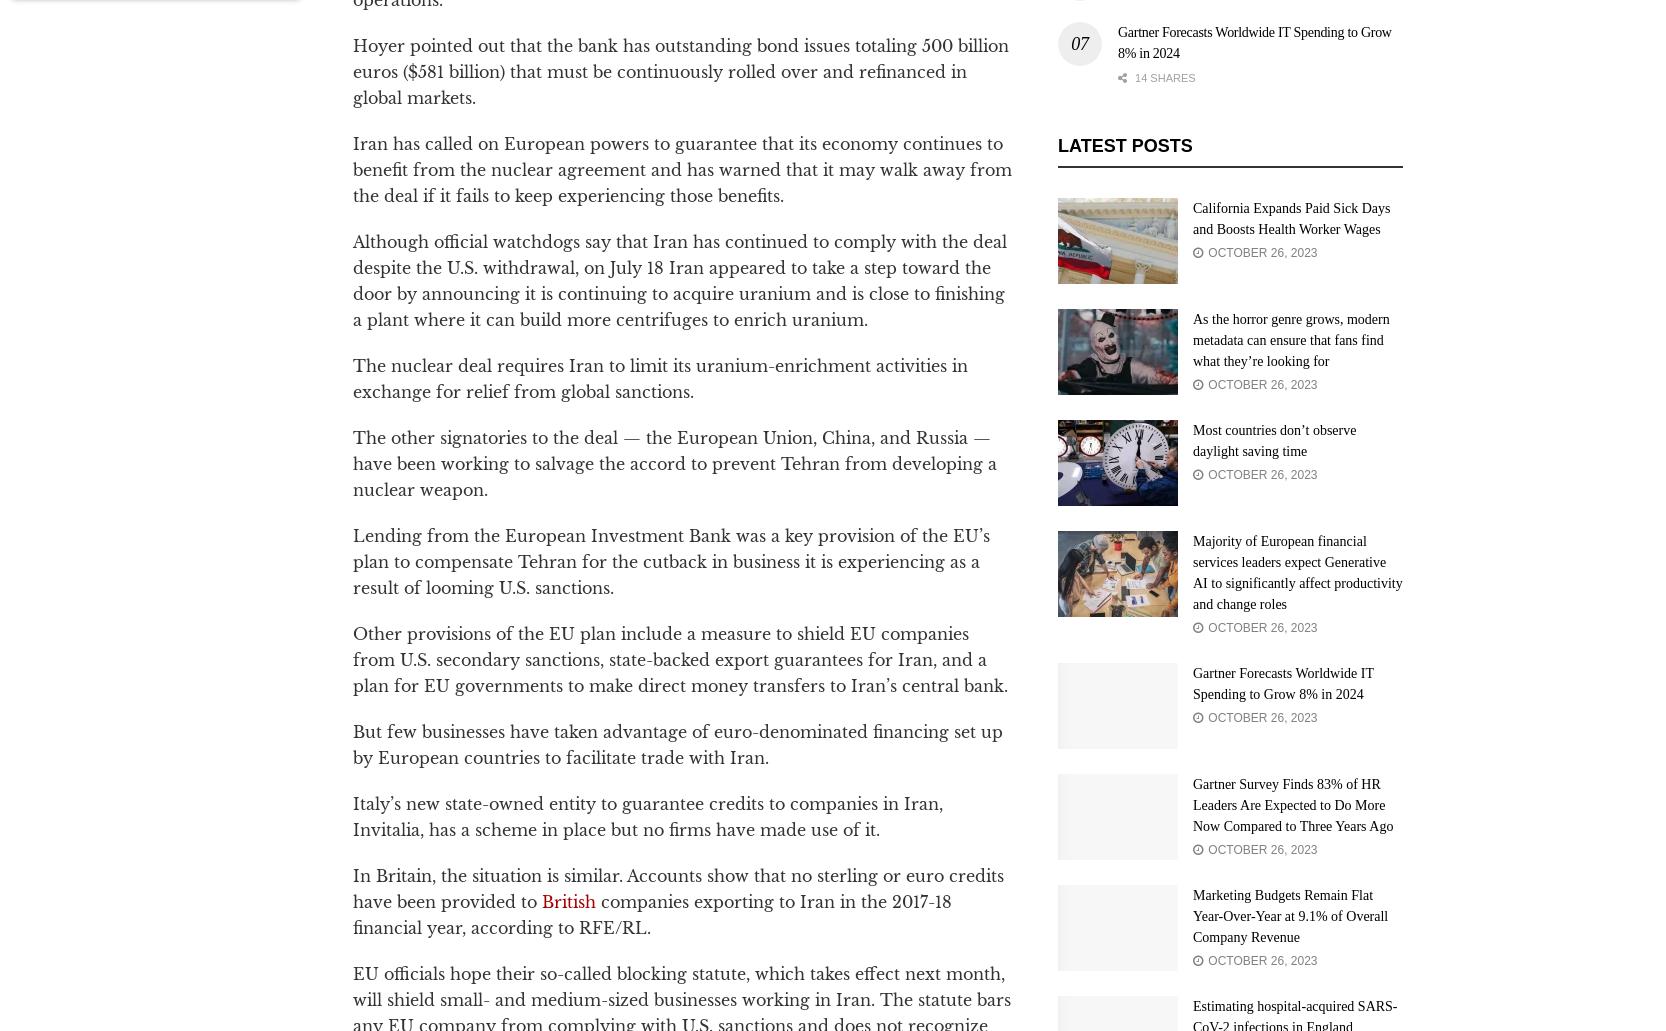 The width and height of the screenshot is (1666, 1031). I want to click on 'British', so click(567, 900).